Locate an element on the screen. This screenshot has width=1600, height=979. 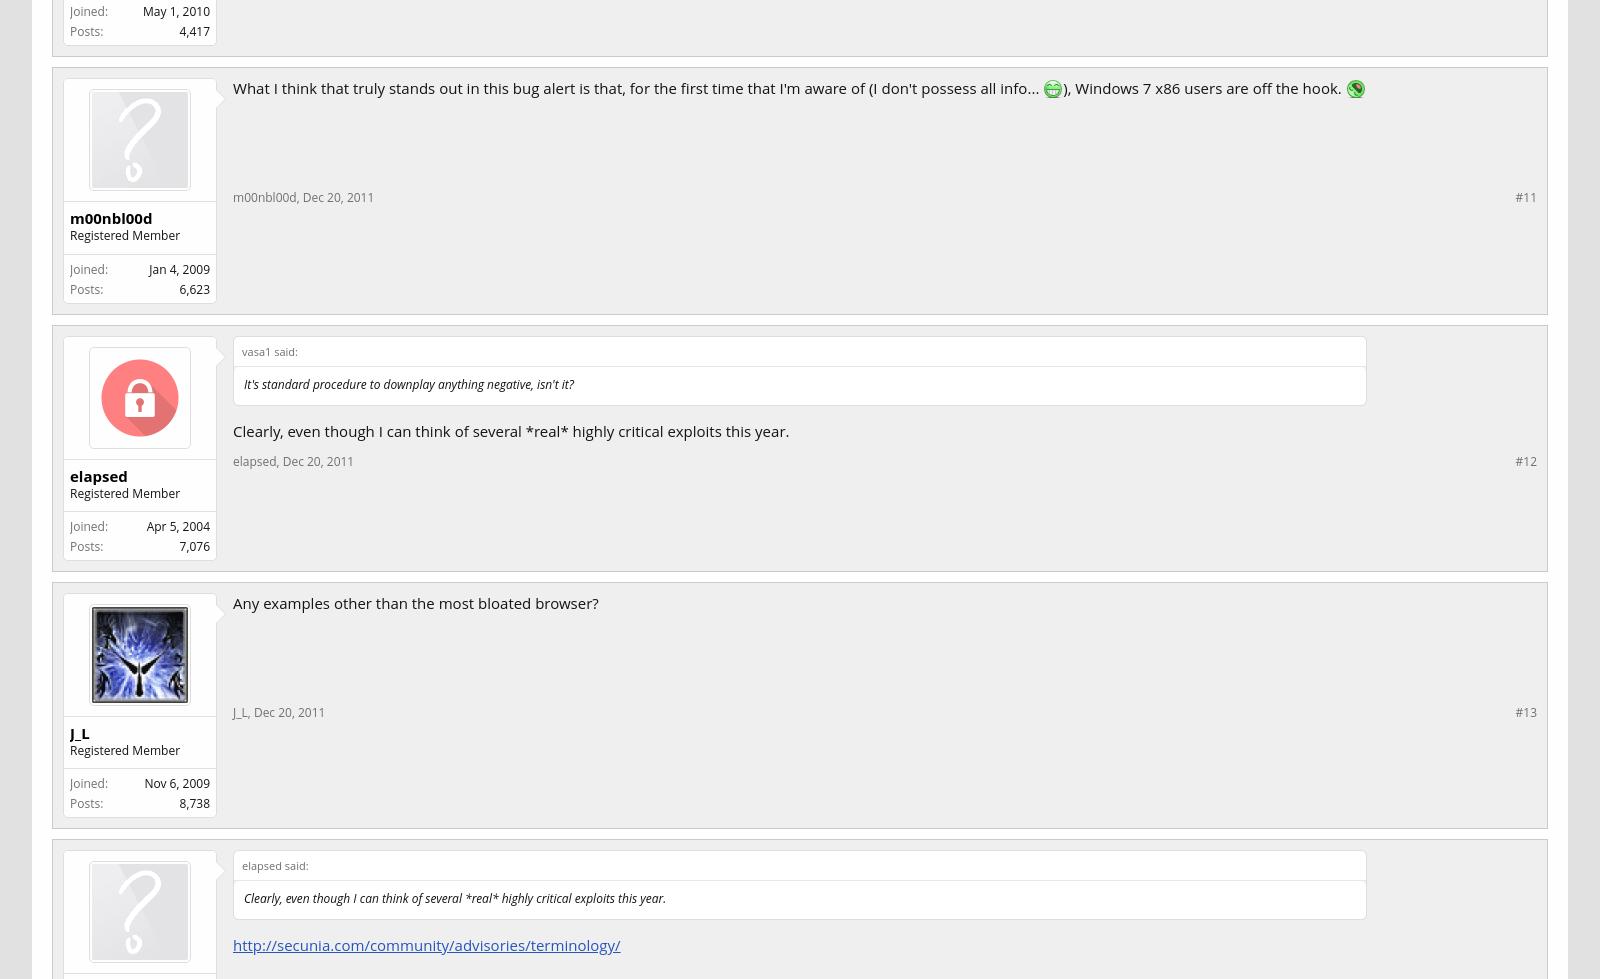
'What I think that truly stands out in this bug alert is that, for the first time that I'm aware of (I don't possess all info...' is located at coordinates (637, 88).